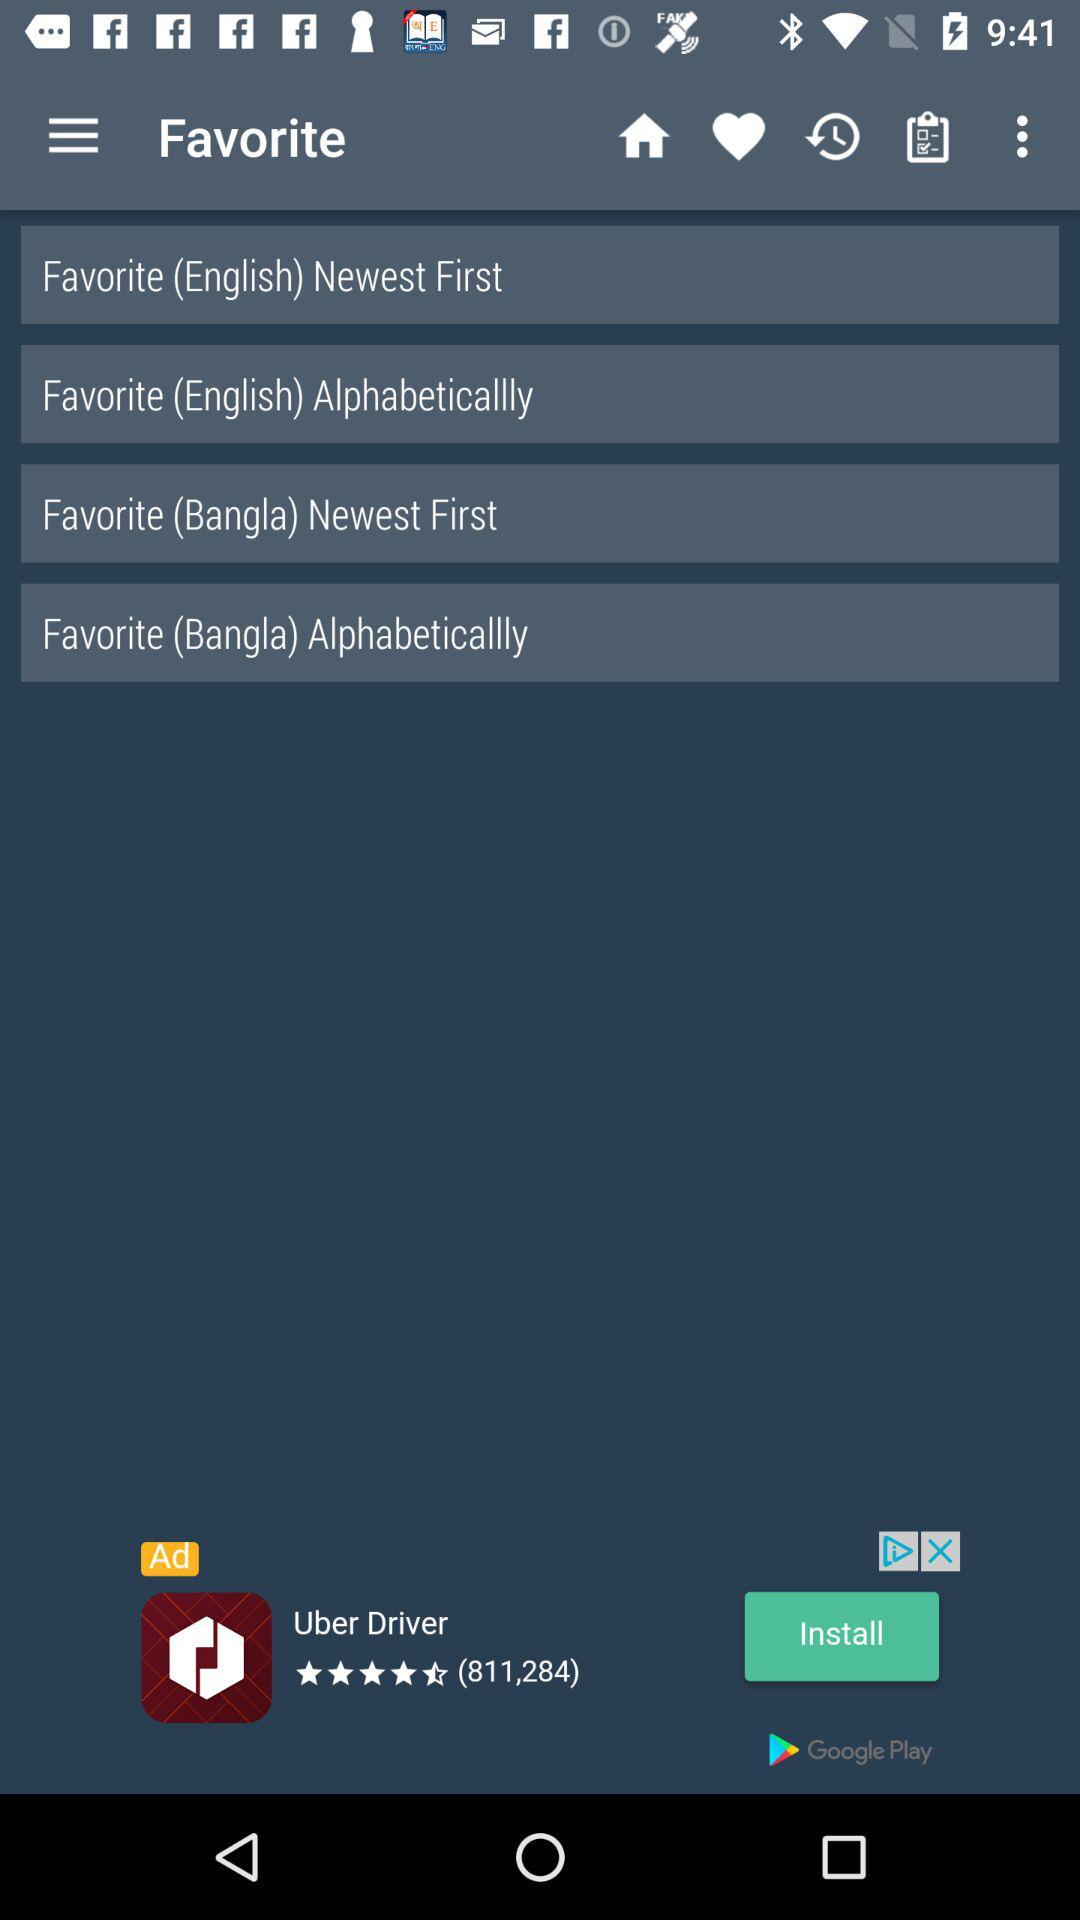 The image size is (1080, 1920). What do you see at coordinates (540, 1662) in the screenshot?
I see `open advertisement in app store` at bounding box center [540, 1662].